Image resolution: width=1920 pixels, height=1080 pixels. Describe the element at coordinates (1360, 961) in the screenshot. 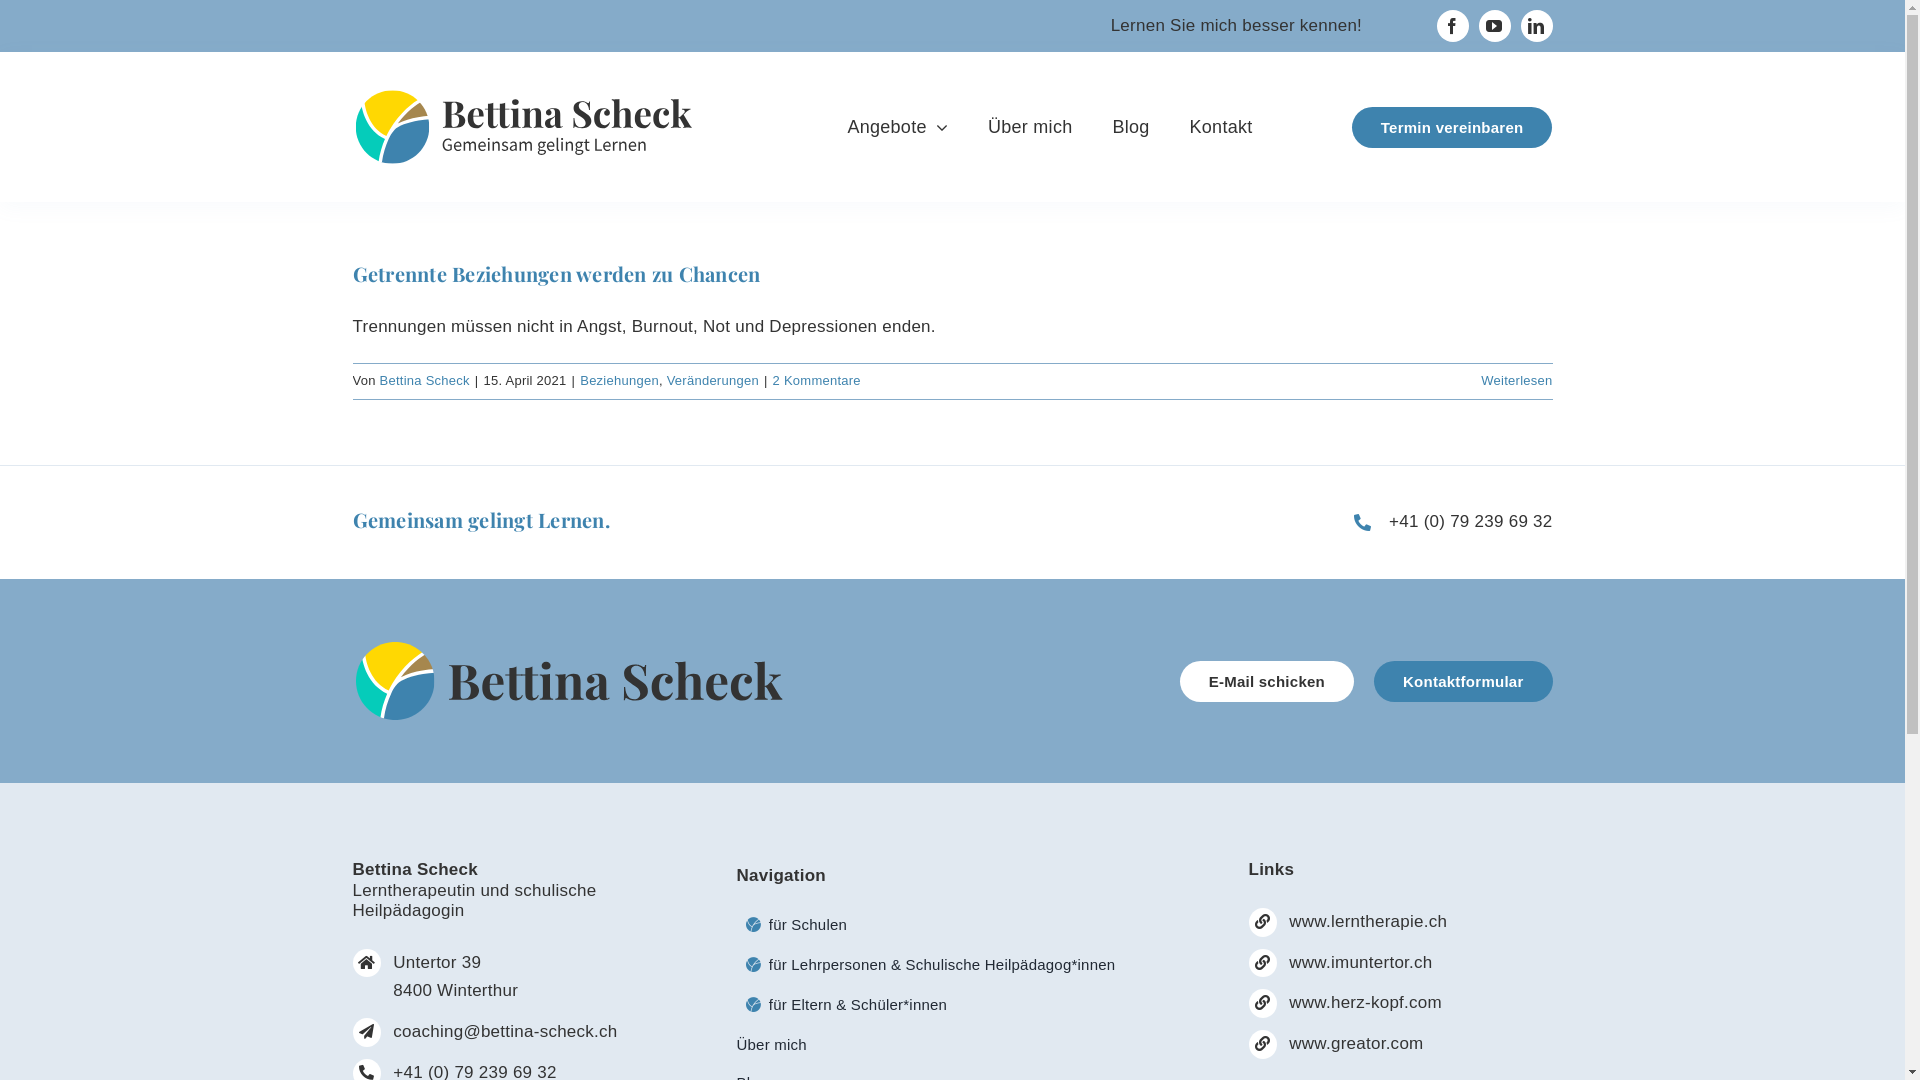

I see `'www.imuntertor.ch'` at that location.